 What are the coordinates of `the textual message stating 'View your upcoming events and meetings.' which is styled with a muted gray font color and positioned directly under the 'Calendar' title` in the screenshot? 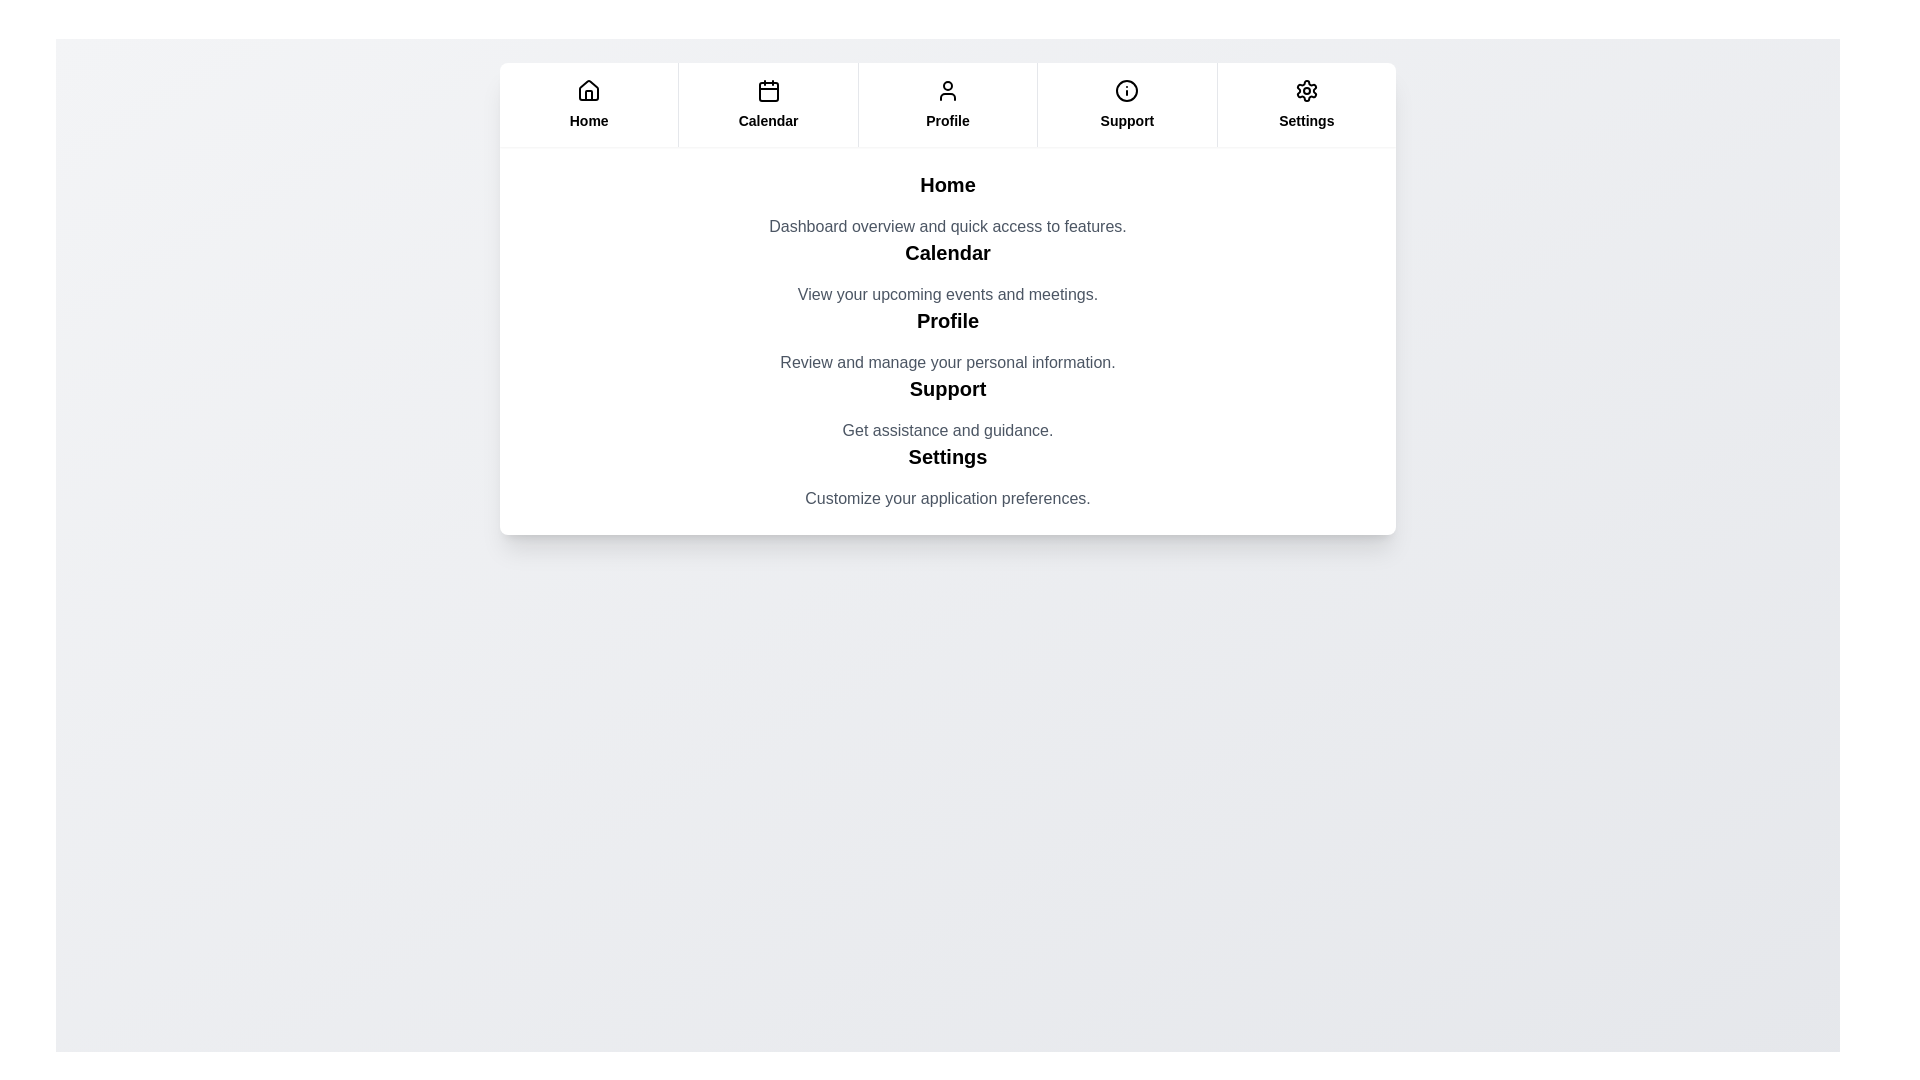 It's located at (947, 294).